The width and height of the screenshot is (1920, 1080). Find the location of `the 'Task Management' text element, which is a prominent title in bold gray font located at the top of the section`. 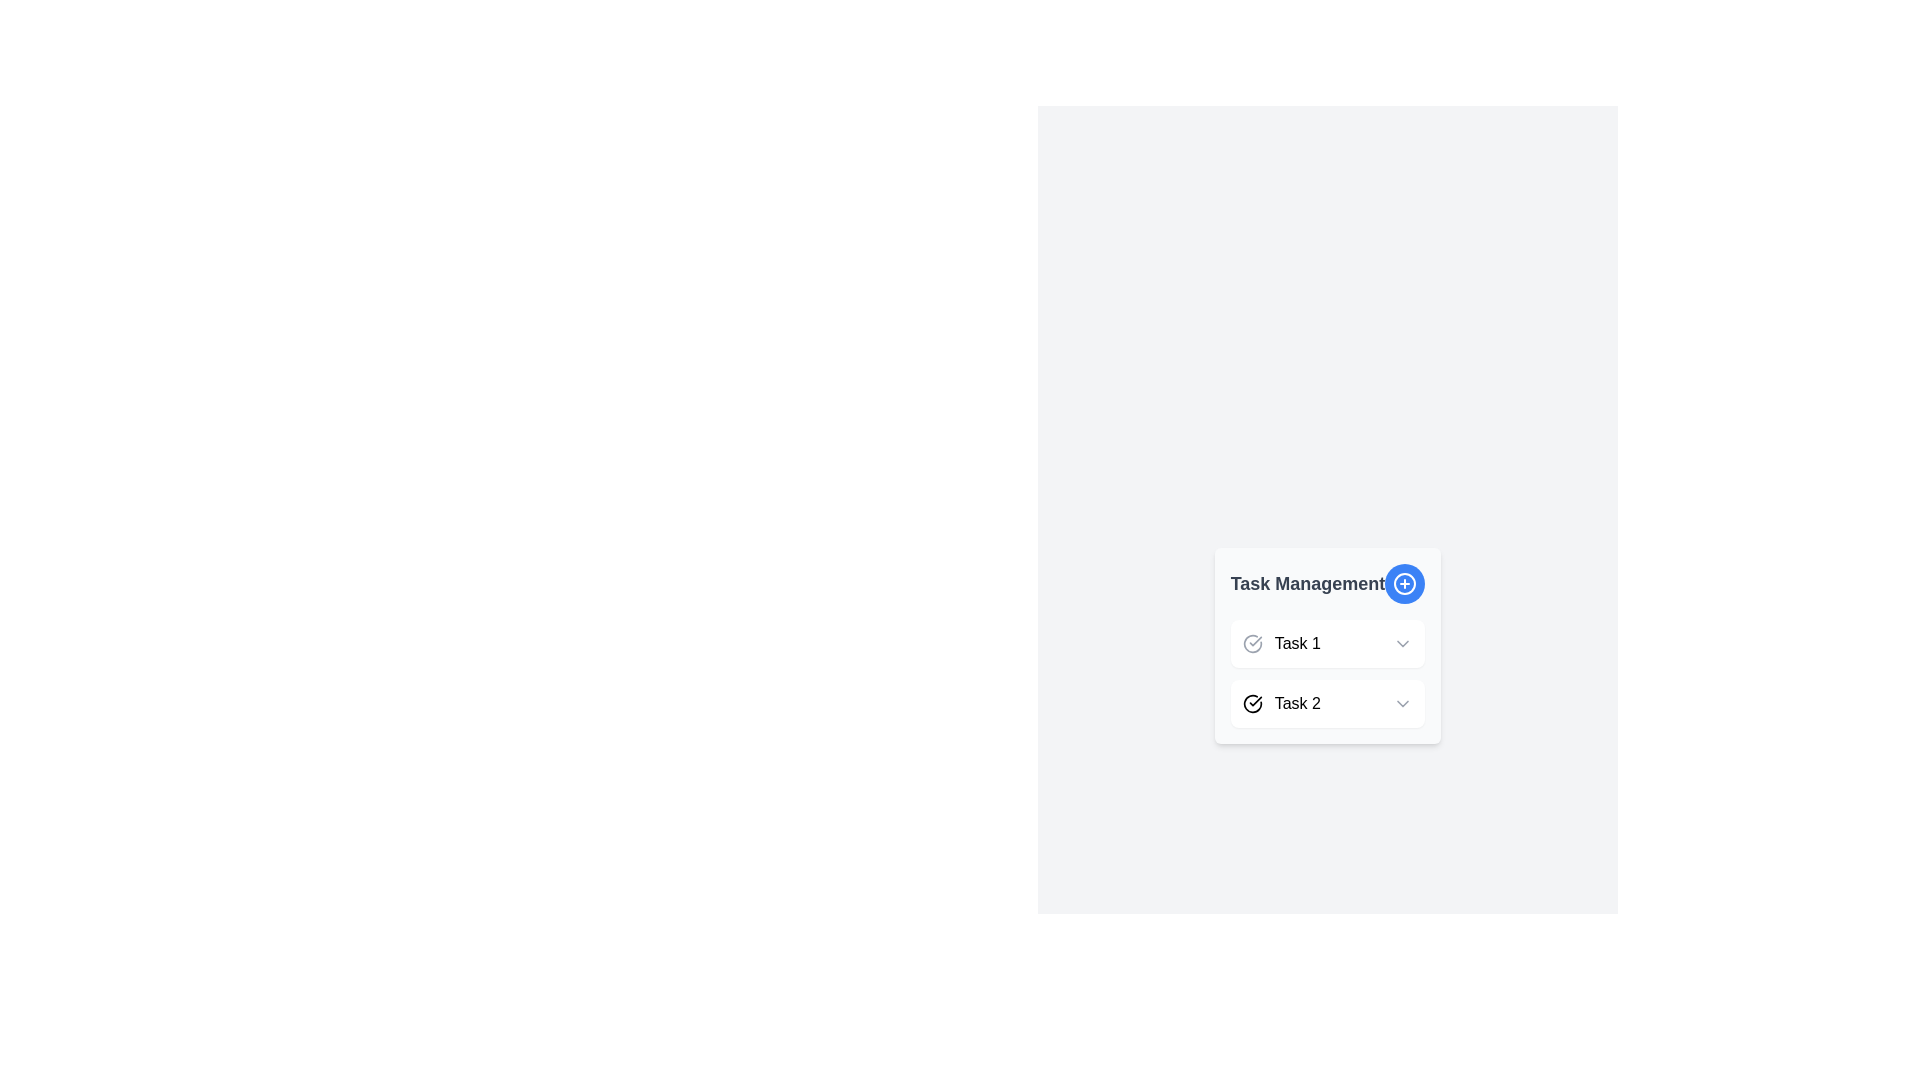

the 'Task Management' text element, which is a prominent title in bold gray font located at the top of the section is located at coordinates (1308, 583).